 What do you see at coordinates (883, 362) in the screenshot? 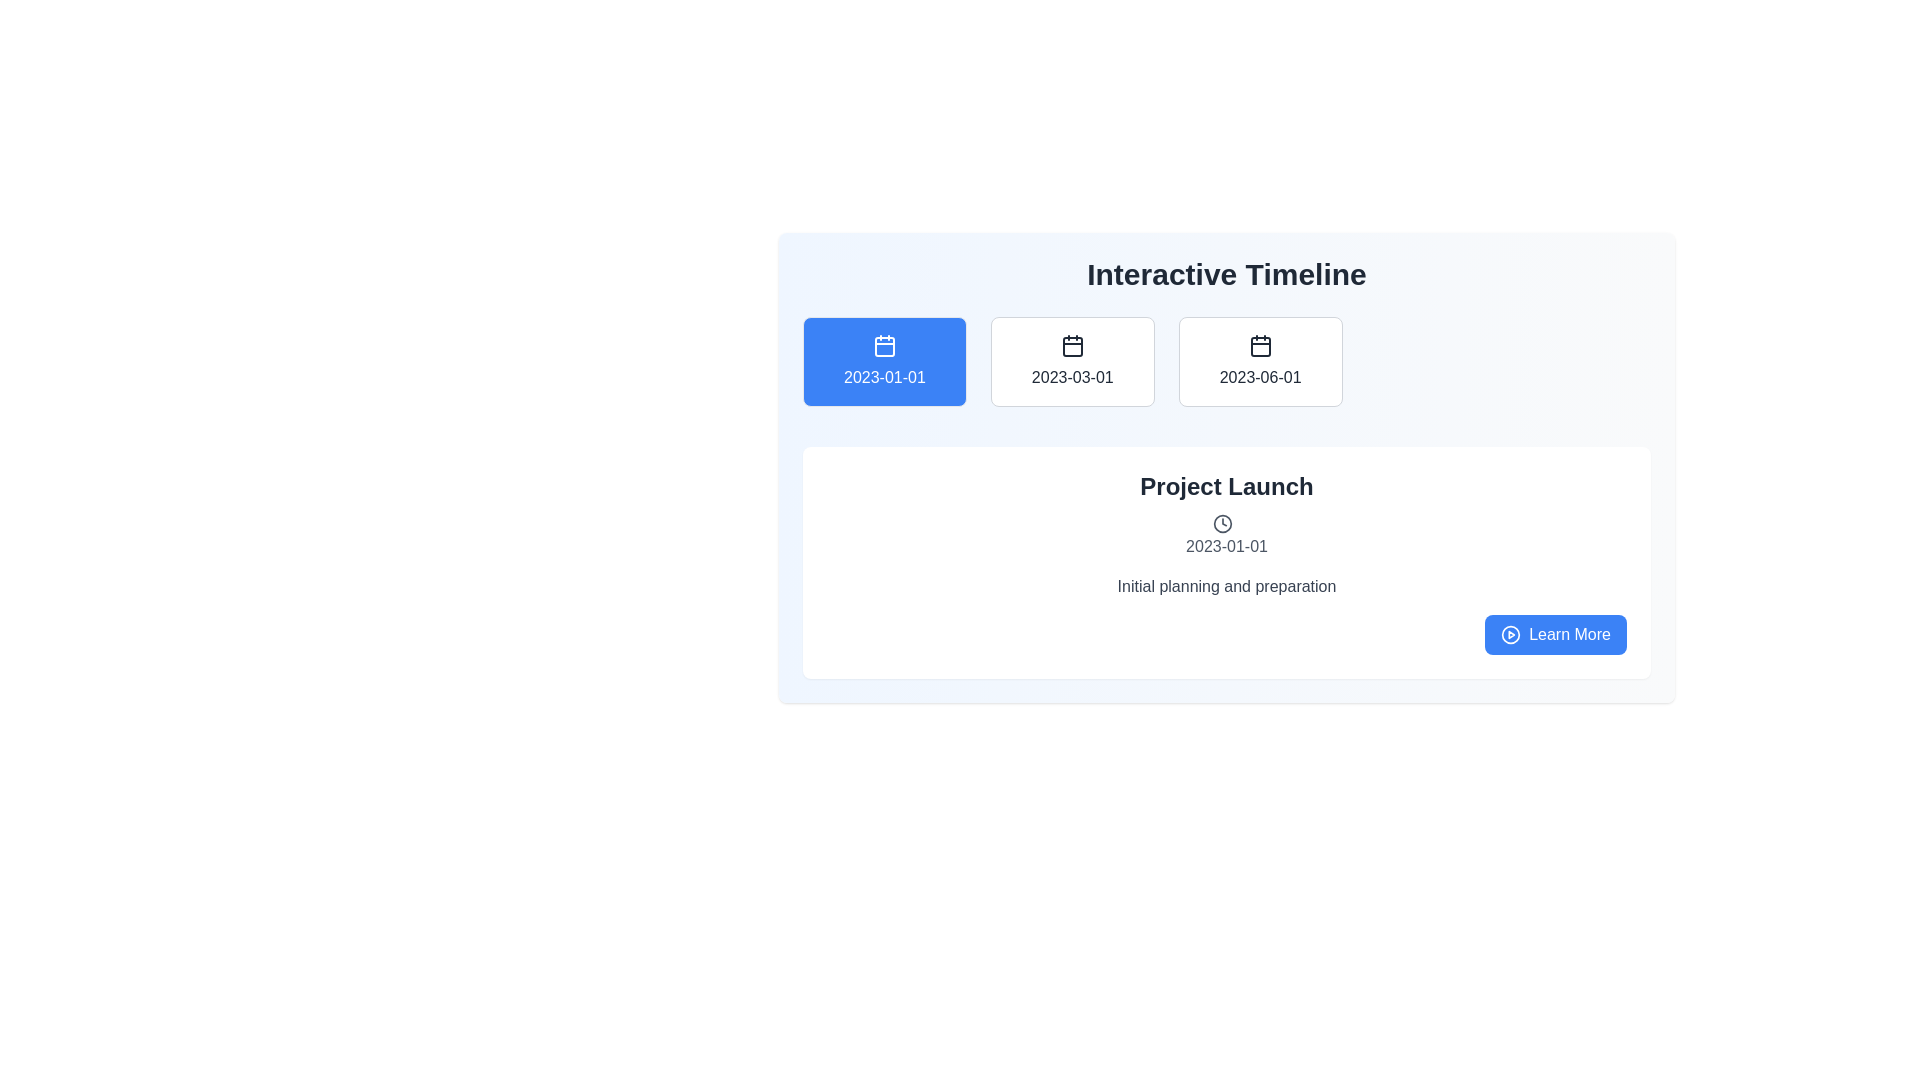
I see `the blue rectangular button displaying the date '2023-01-01' with a calendar icon at the top center` at bounding box center [883, 362].